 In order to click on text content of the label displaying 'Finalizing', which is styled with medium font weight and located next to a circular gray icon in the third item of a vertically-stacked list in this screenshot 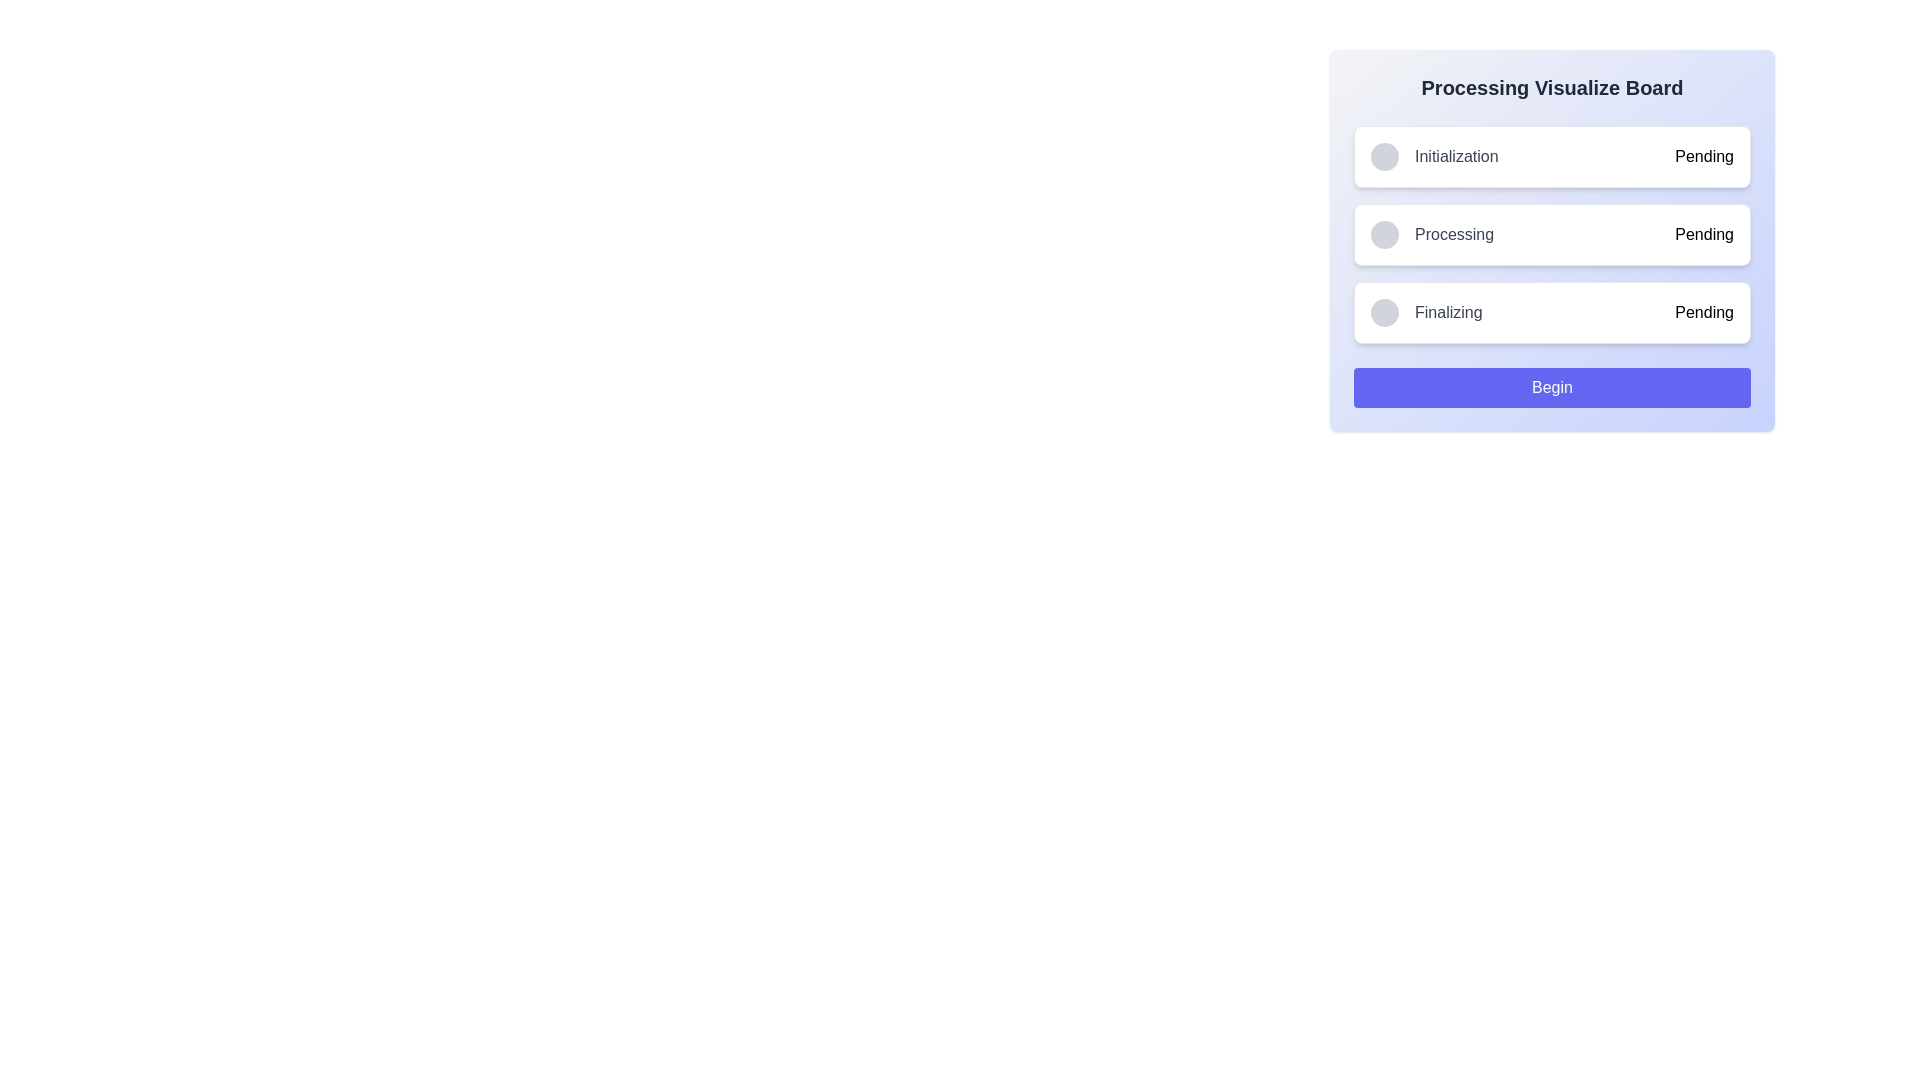, I will do `click(1425, 312)`.